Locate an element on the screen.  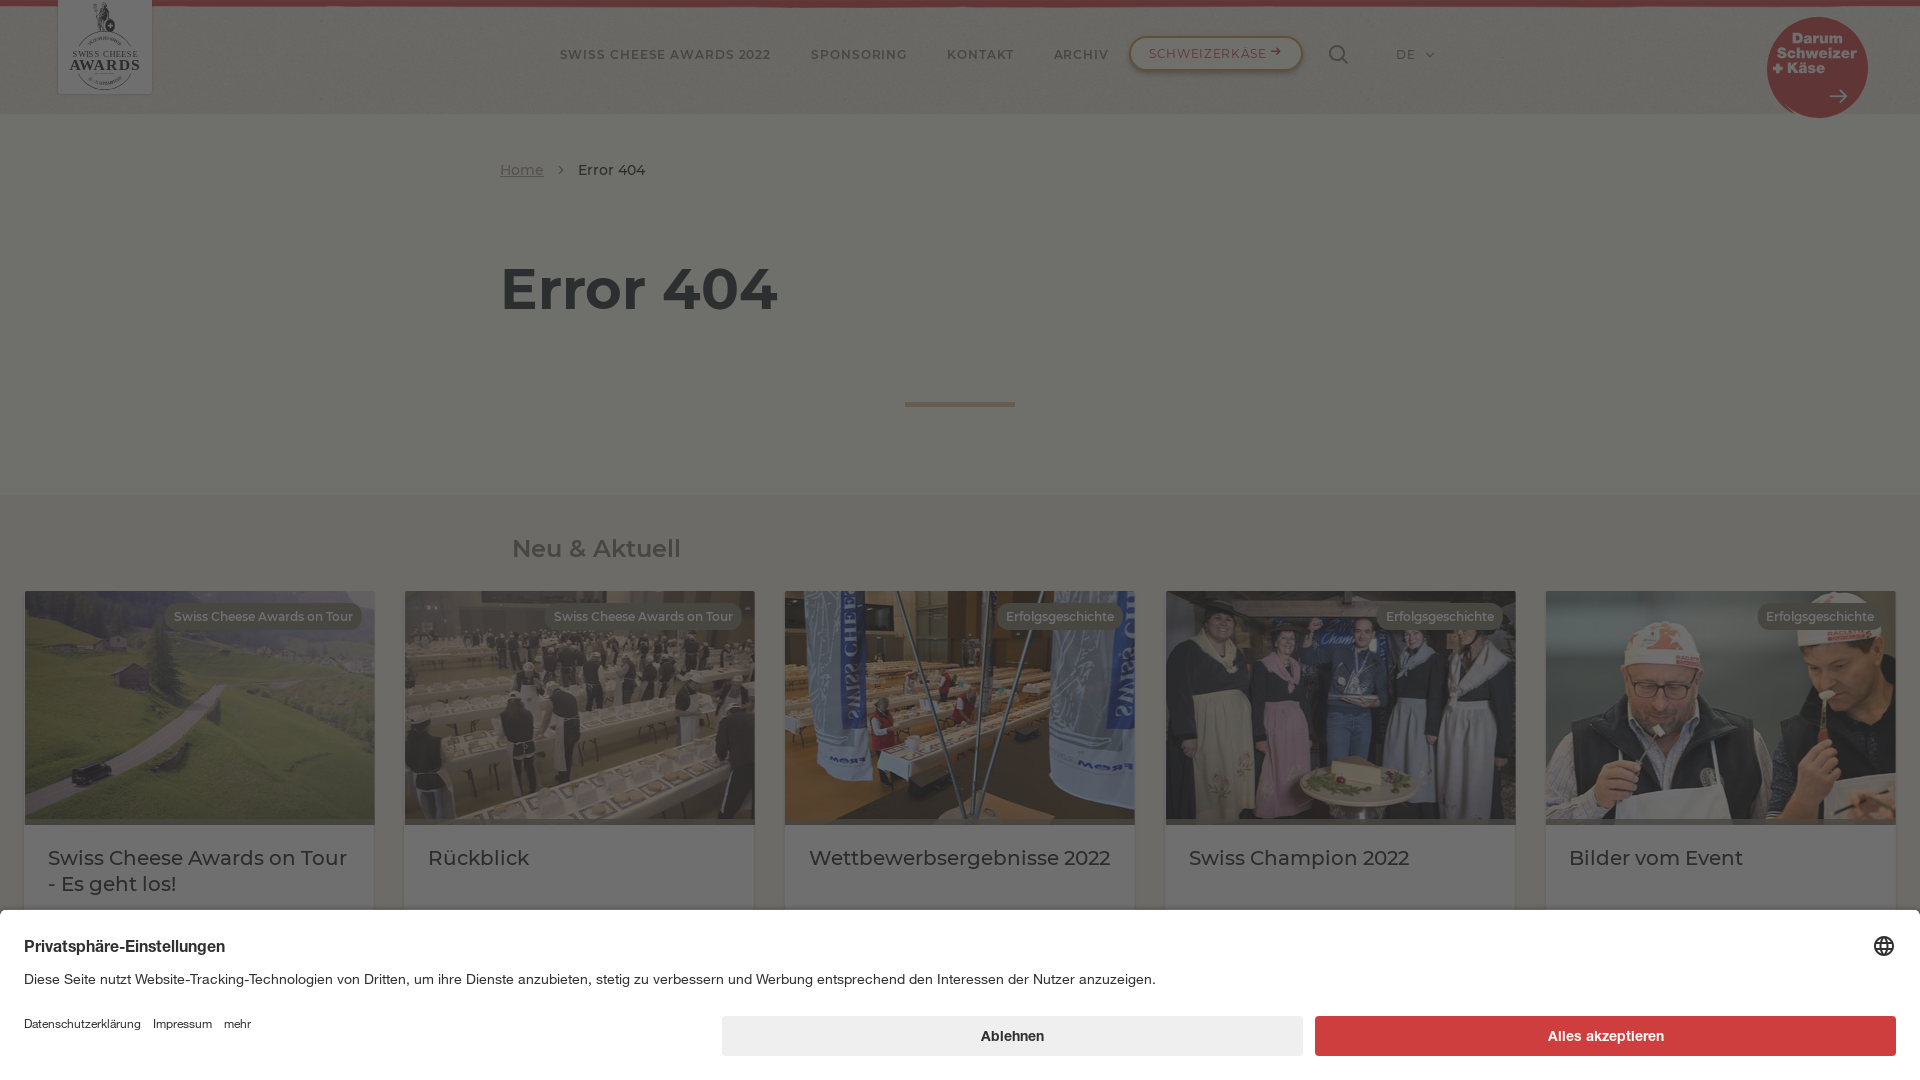
'Home' is located at coordinates (522, 168).